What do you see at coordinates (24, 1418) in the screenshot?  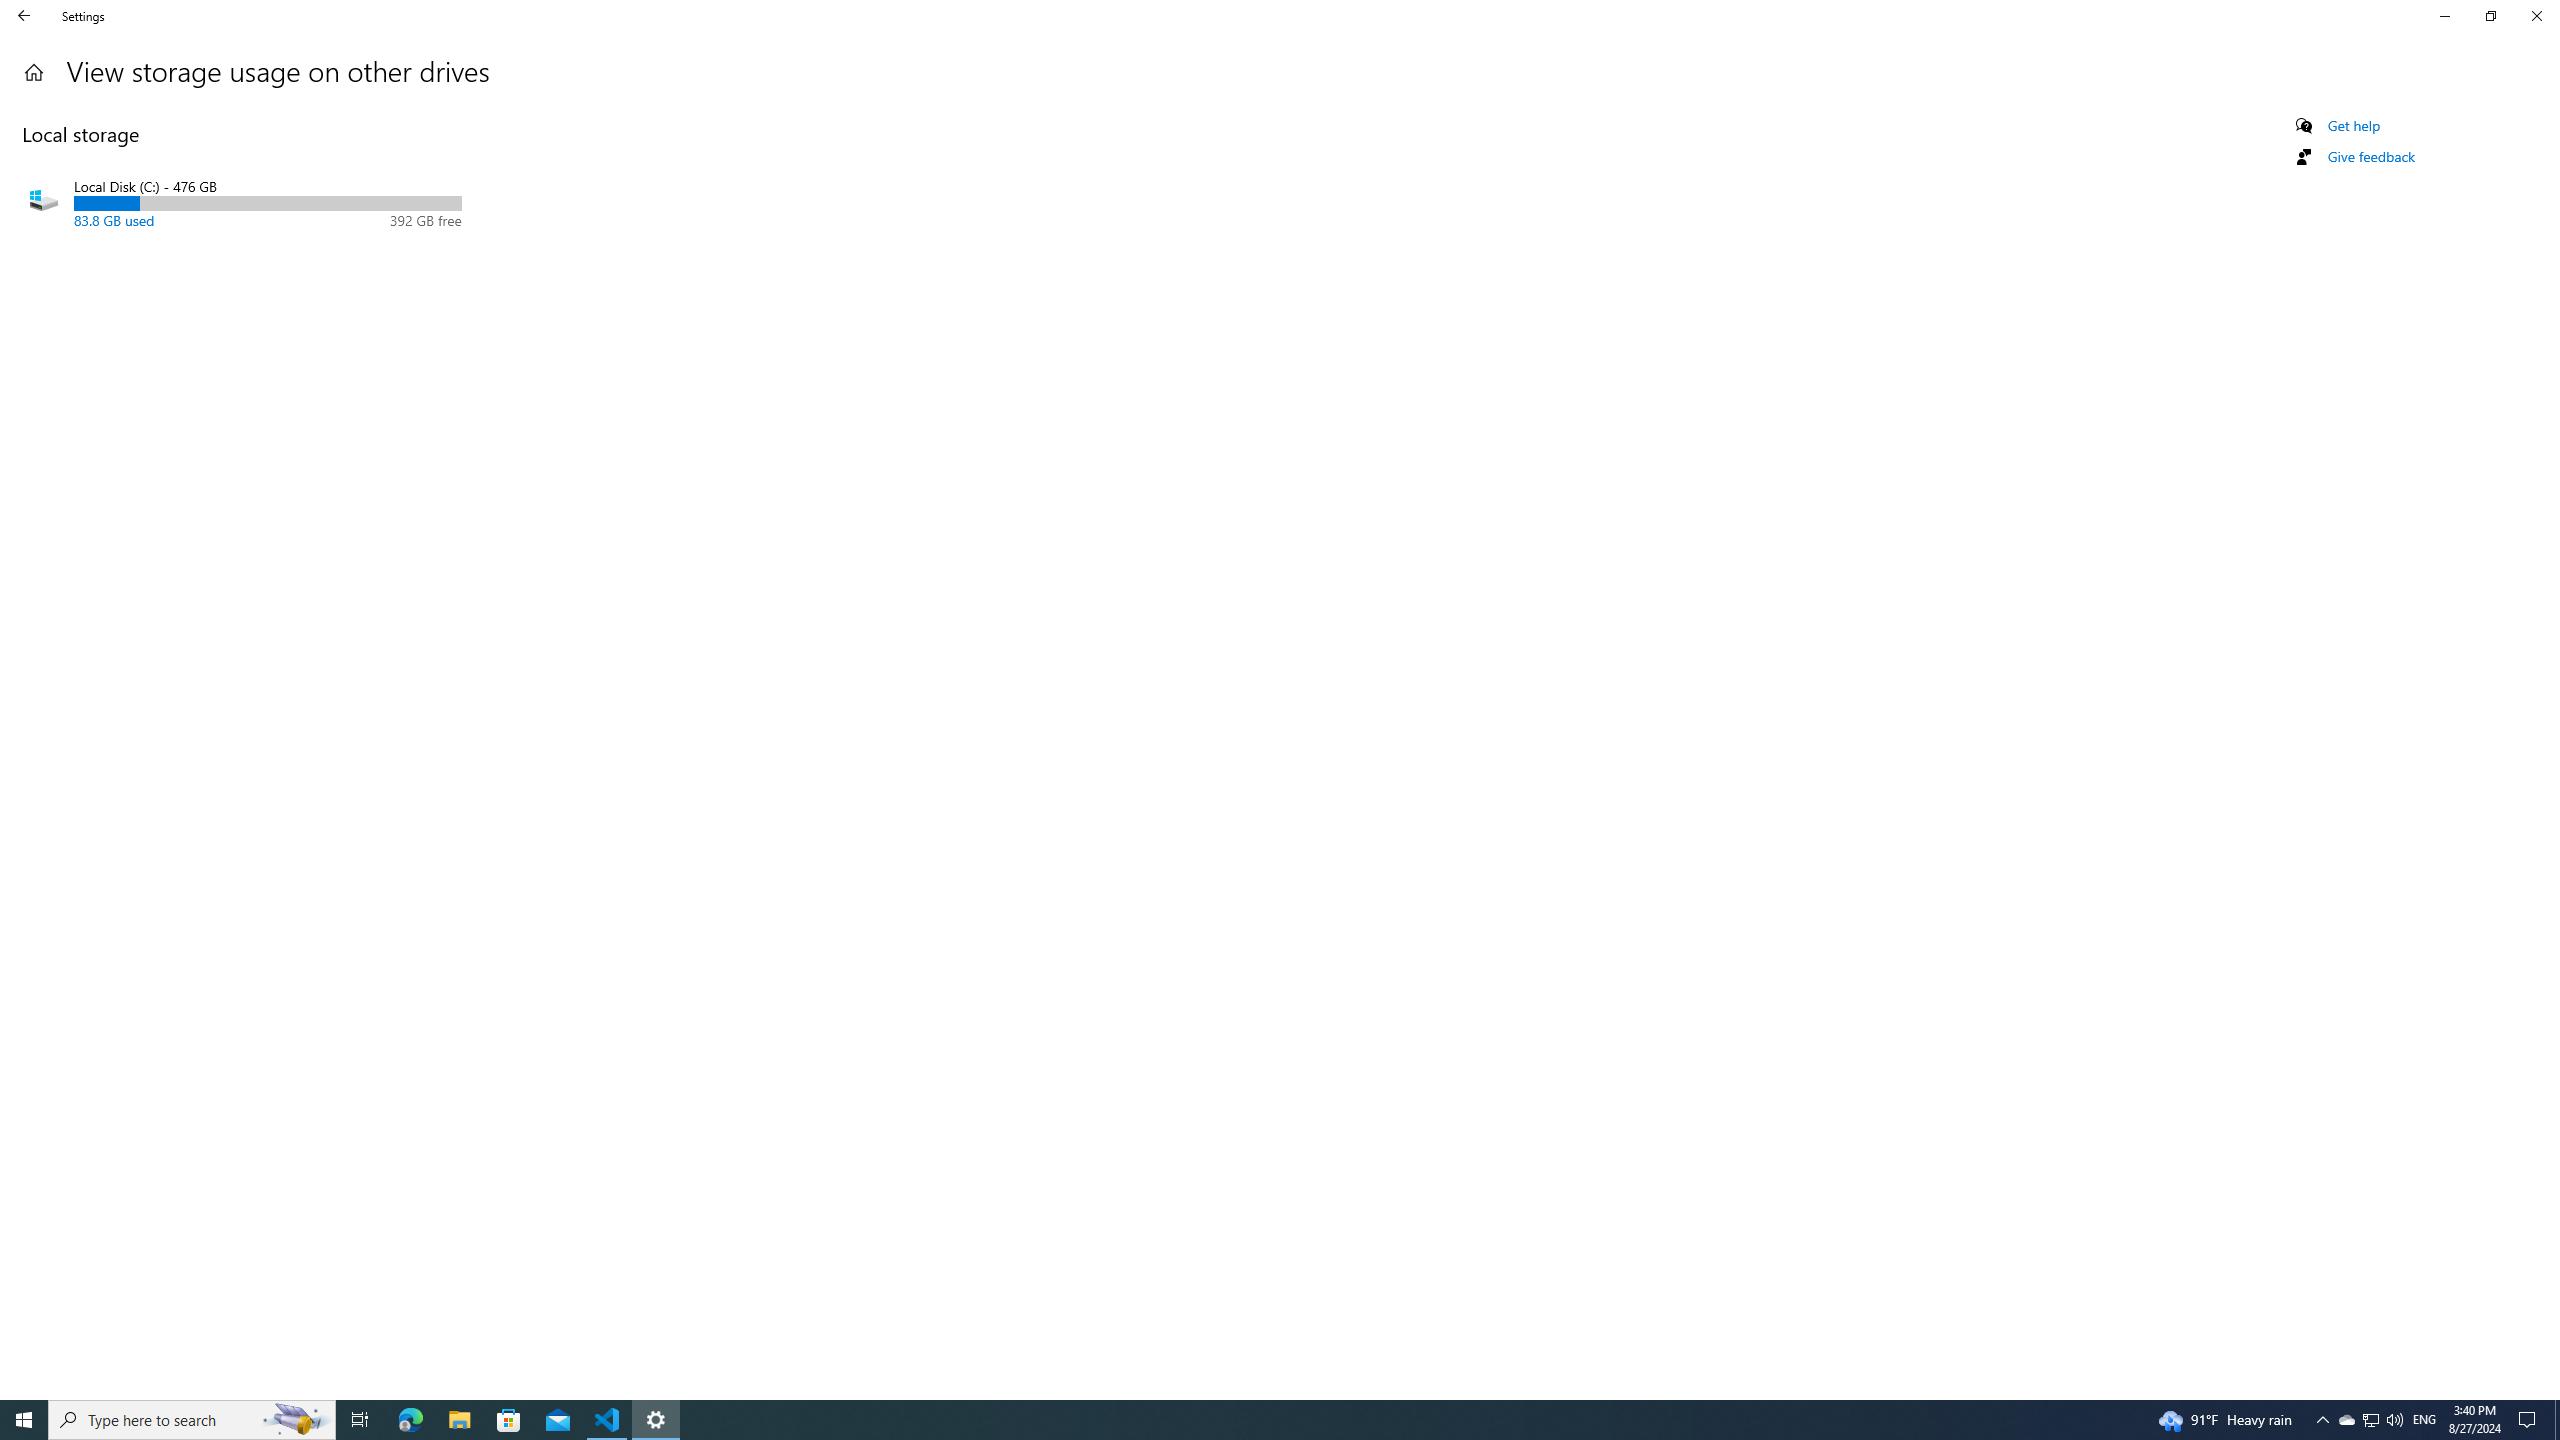 I see `'Start'` at bounding box center [24, 1418].